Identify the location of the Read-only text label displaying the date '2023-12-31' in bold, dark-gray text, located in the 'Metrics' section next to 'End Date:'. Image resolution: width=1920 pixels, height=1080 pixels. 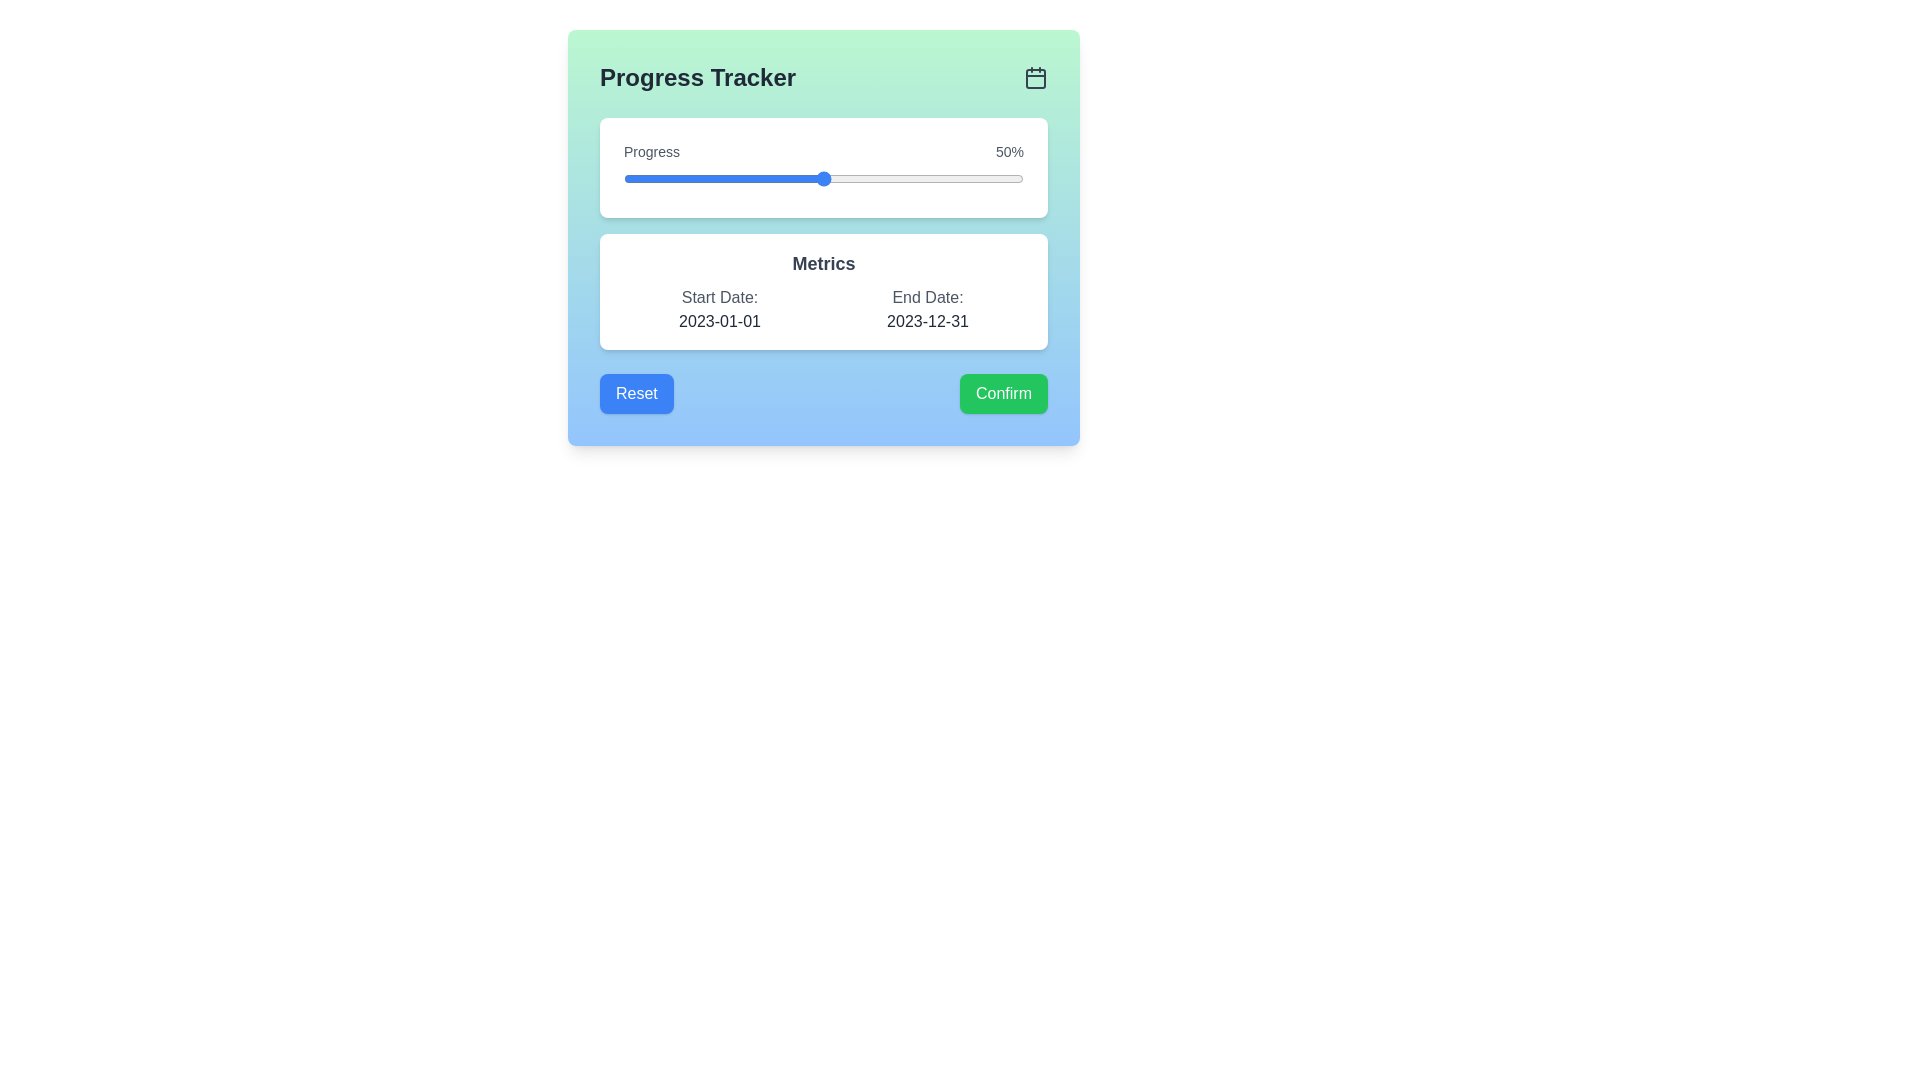
(926, 320).